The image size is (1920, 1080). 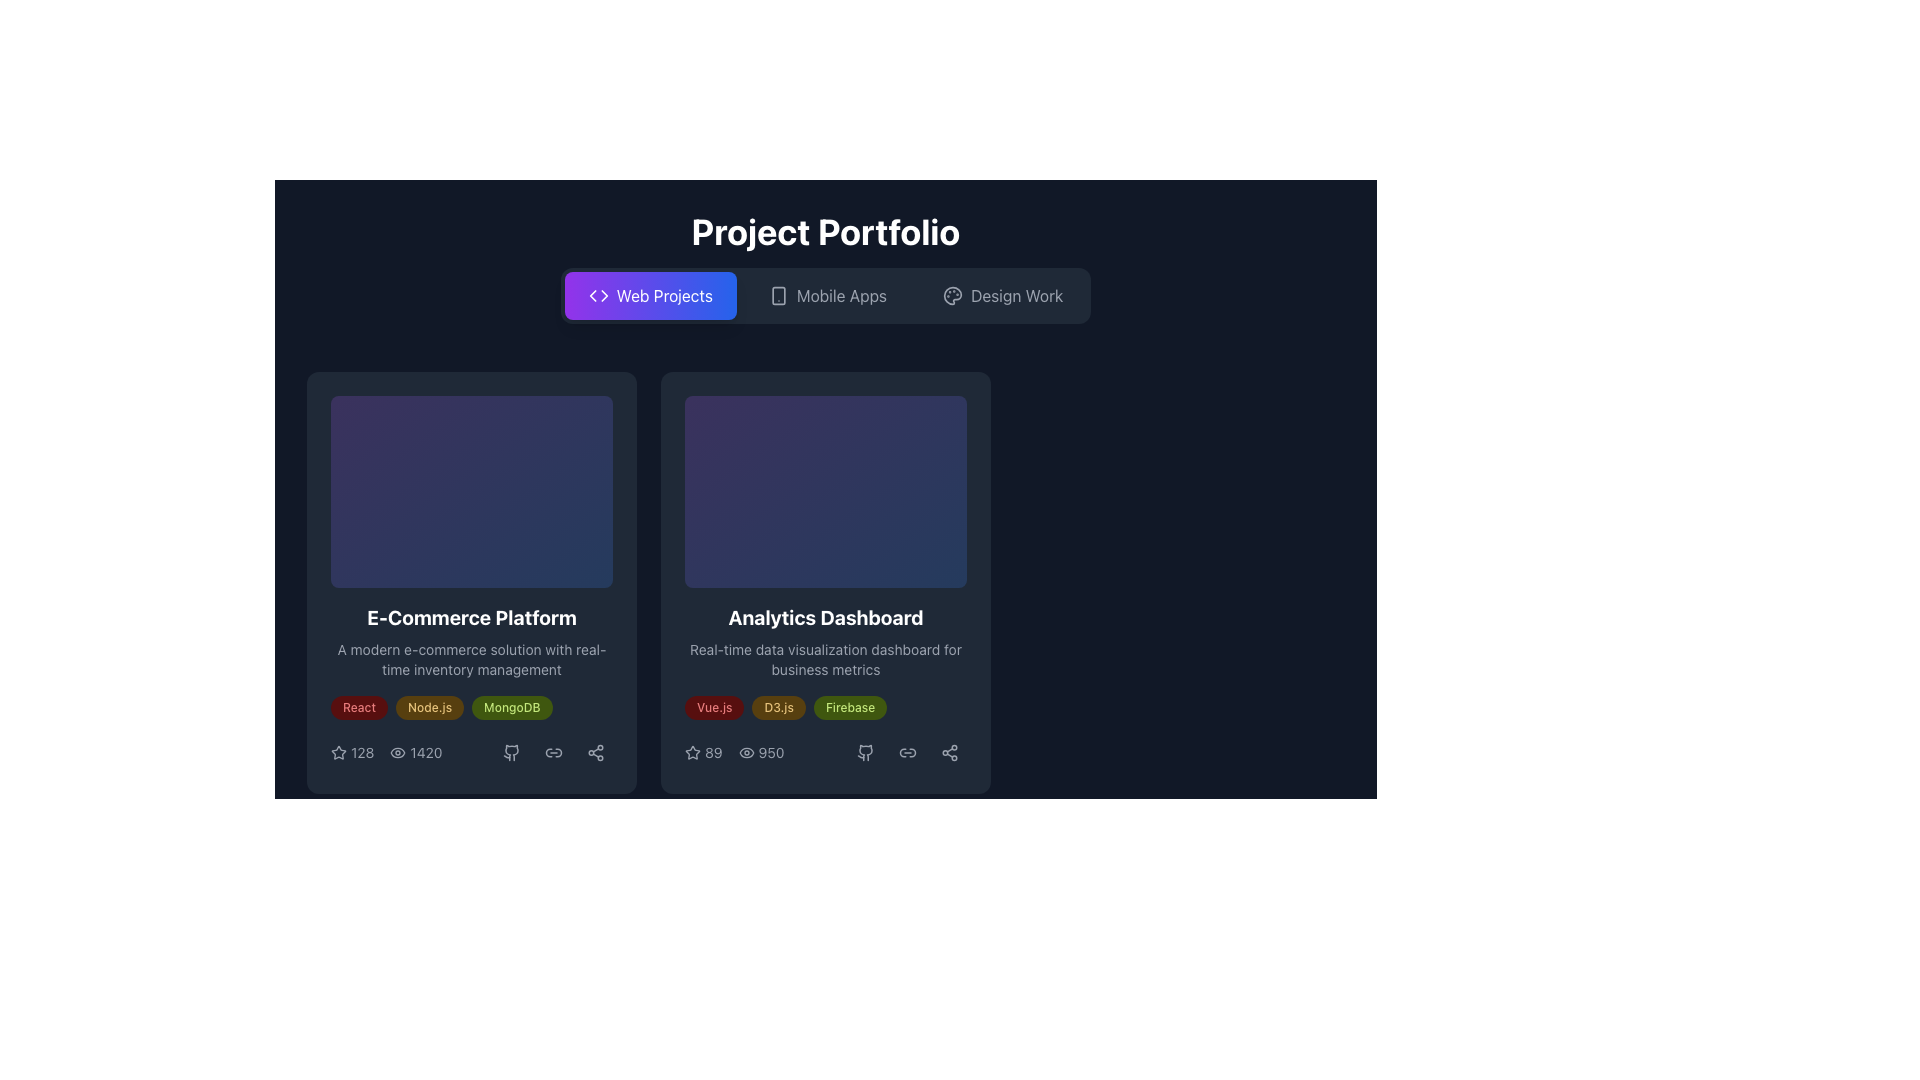 What do you see at coordinates (841, 296) in the screenshot?
I see `text content of the 'Mobile Apps' text label located in the navigation bar, which is positioned immediately after the smartphone icon` at bounding box center [841, 296].